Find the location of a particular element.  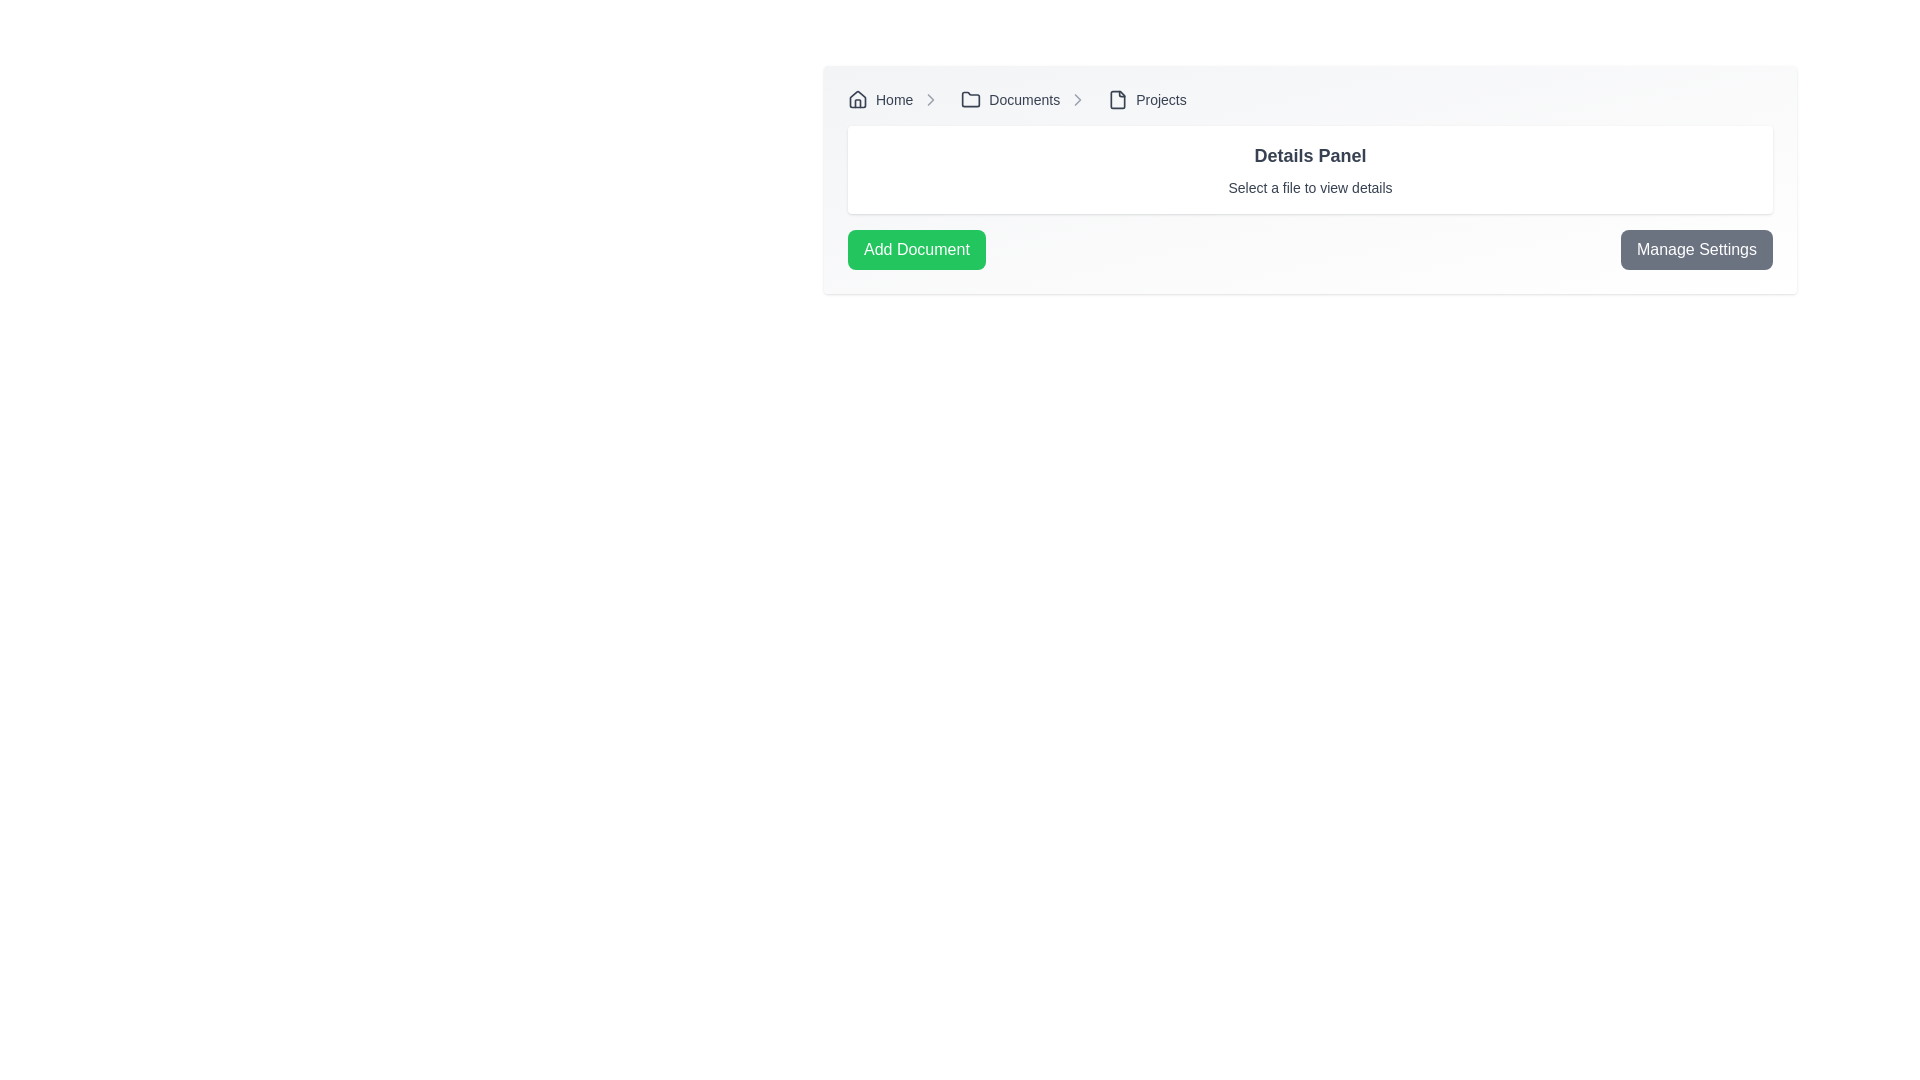

the 'Home' label in the breadcrumb navigation sequence, which is positioned immediately to the right of the house icon is located at coordinates (893, 100).